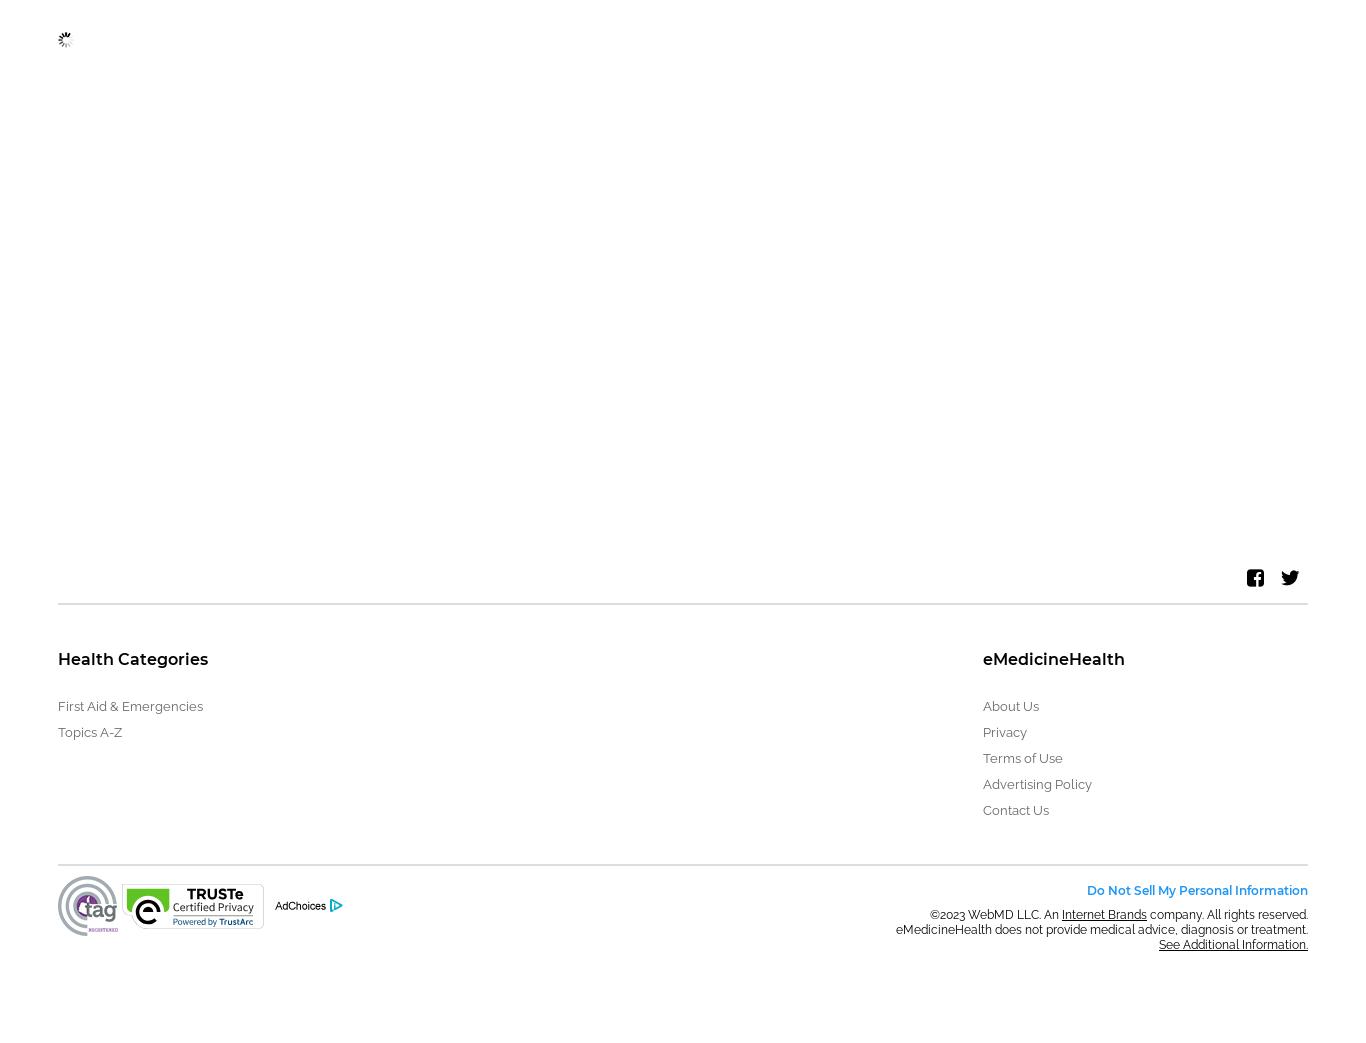 The height and width of the screenshot is (1043, 1366). Describe the element at coordinates (58, 657) in the screenshot. I see `'Health Categories'` at that location.